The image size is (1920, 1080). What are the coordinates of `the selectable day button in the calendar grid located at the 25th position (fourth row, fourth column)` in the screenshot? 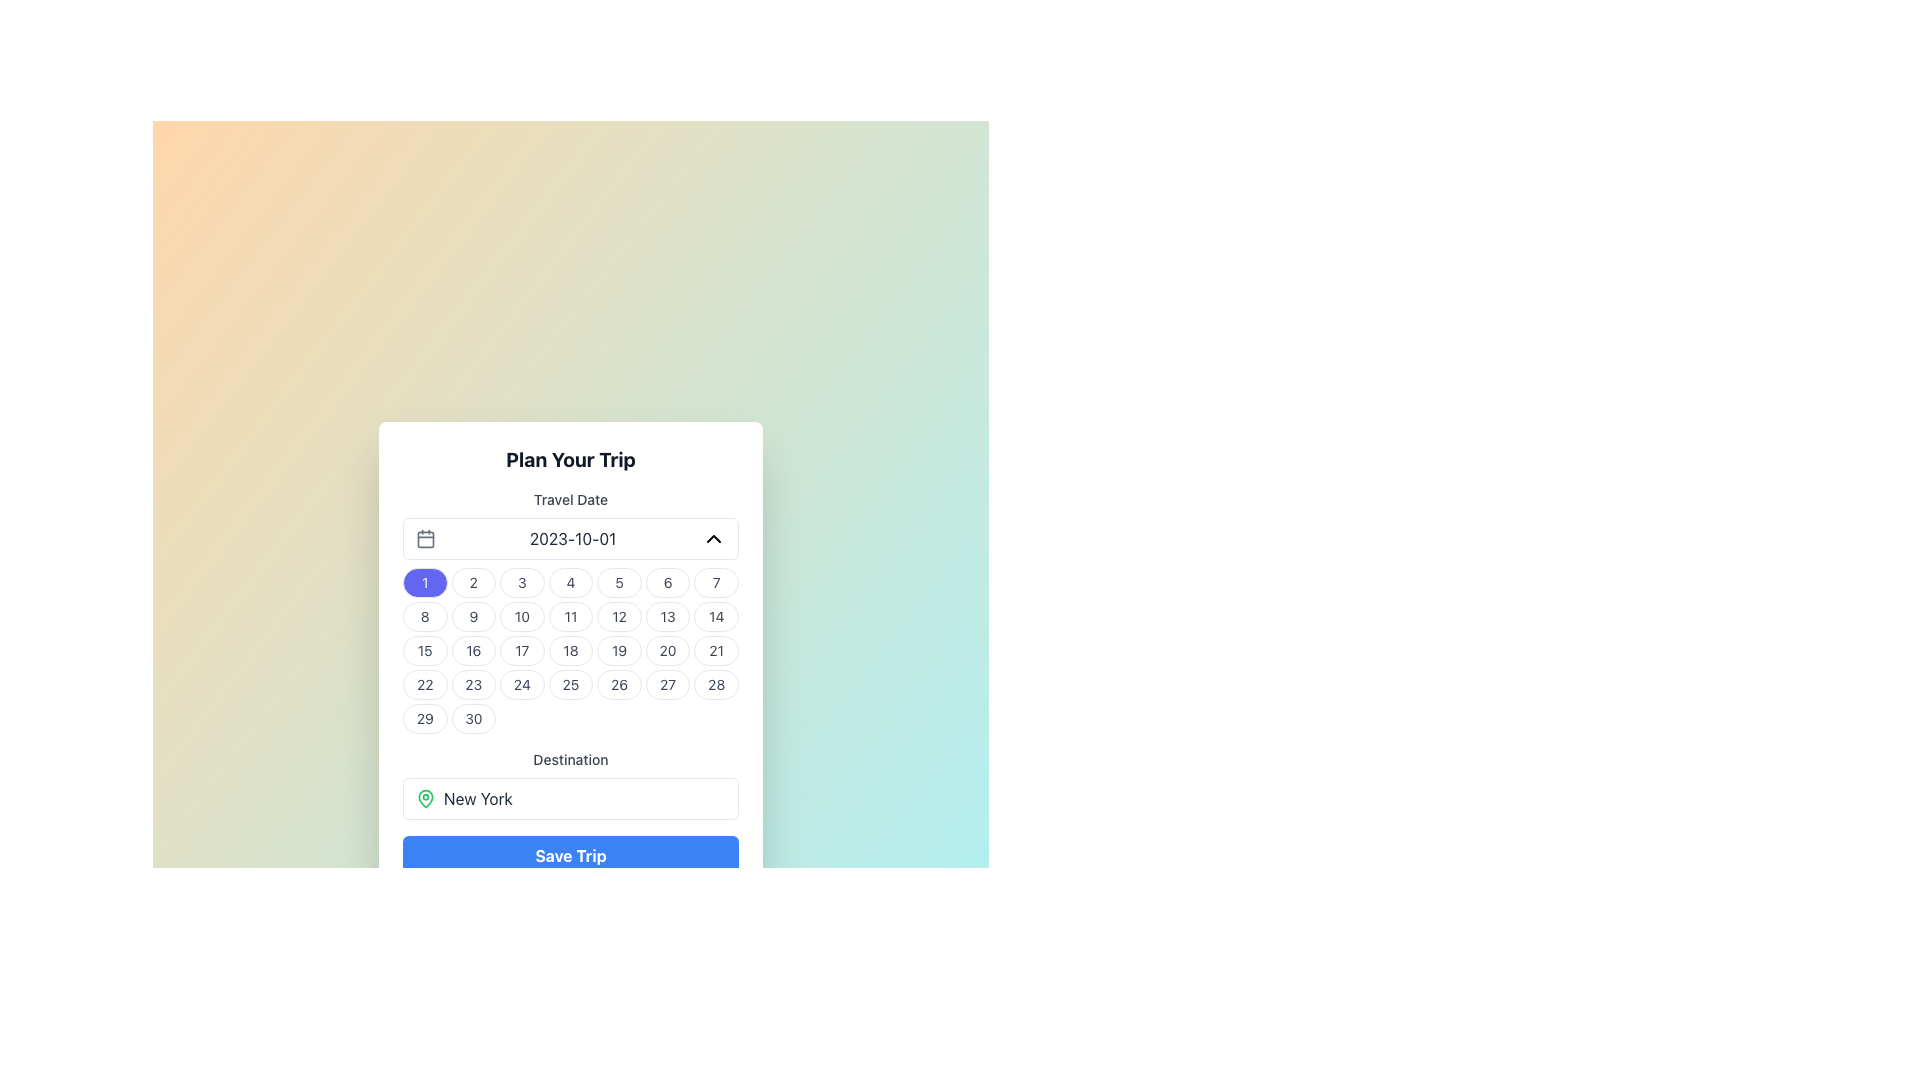 It's located at (570, 684).